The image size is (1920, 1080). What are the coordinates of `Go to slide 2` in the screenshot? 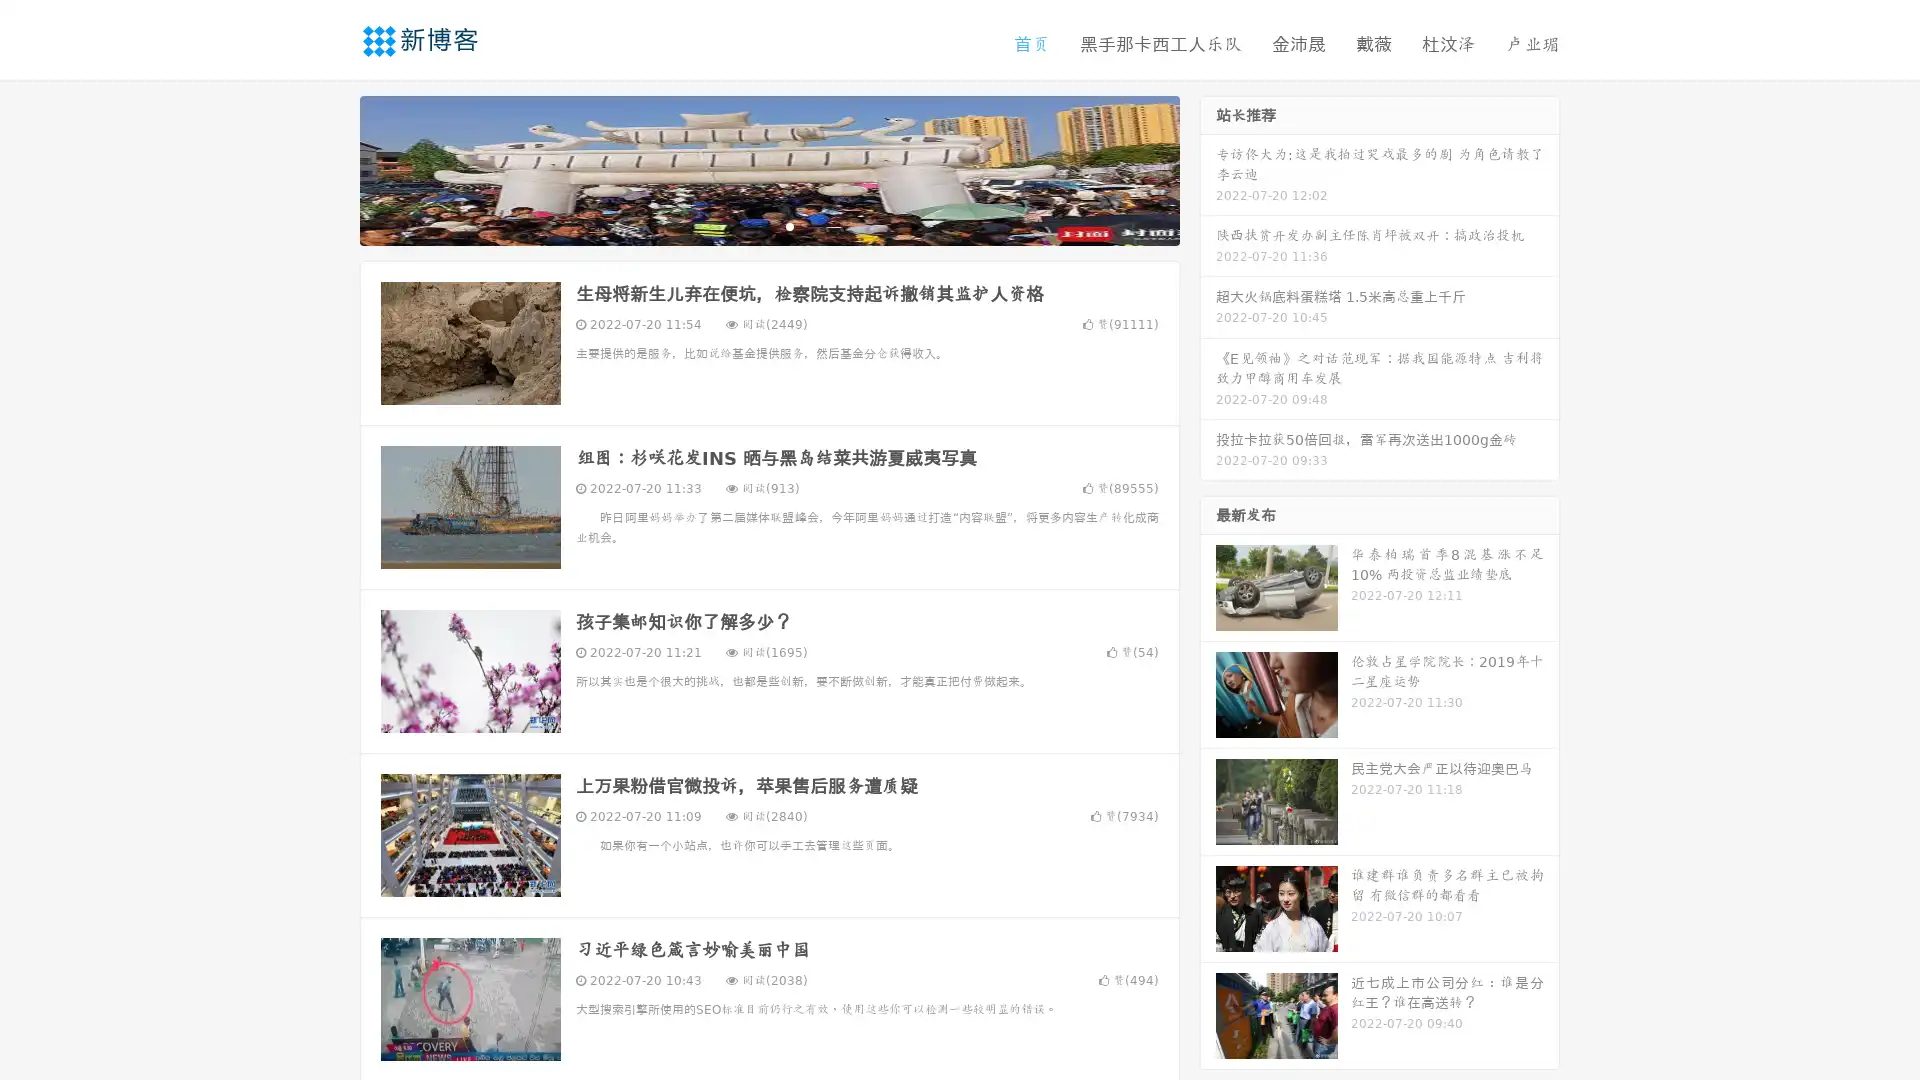 It's located at (768, 225).